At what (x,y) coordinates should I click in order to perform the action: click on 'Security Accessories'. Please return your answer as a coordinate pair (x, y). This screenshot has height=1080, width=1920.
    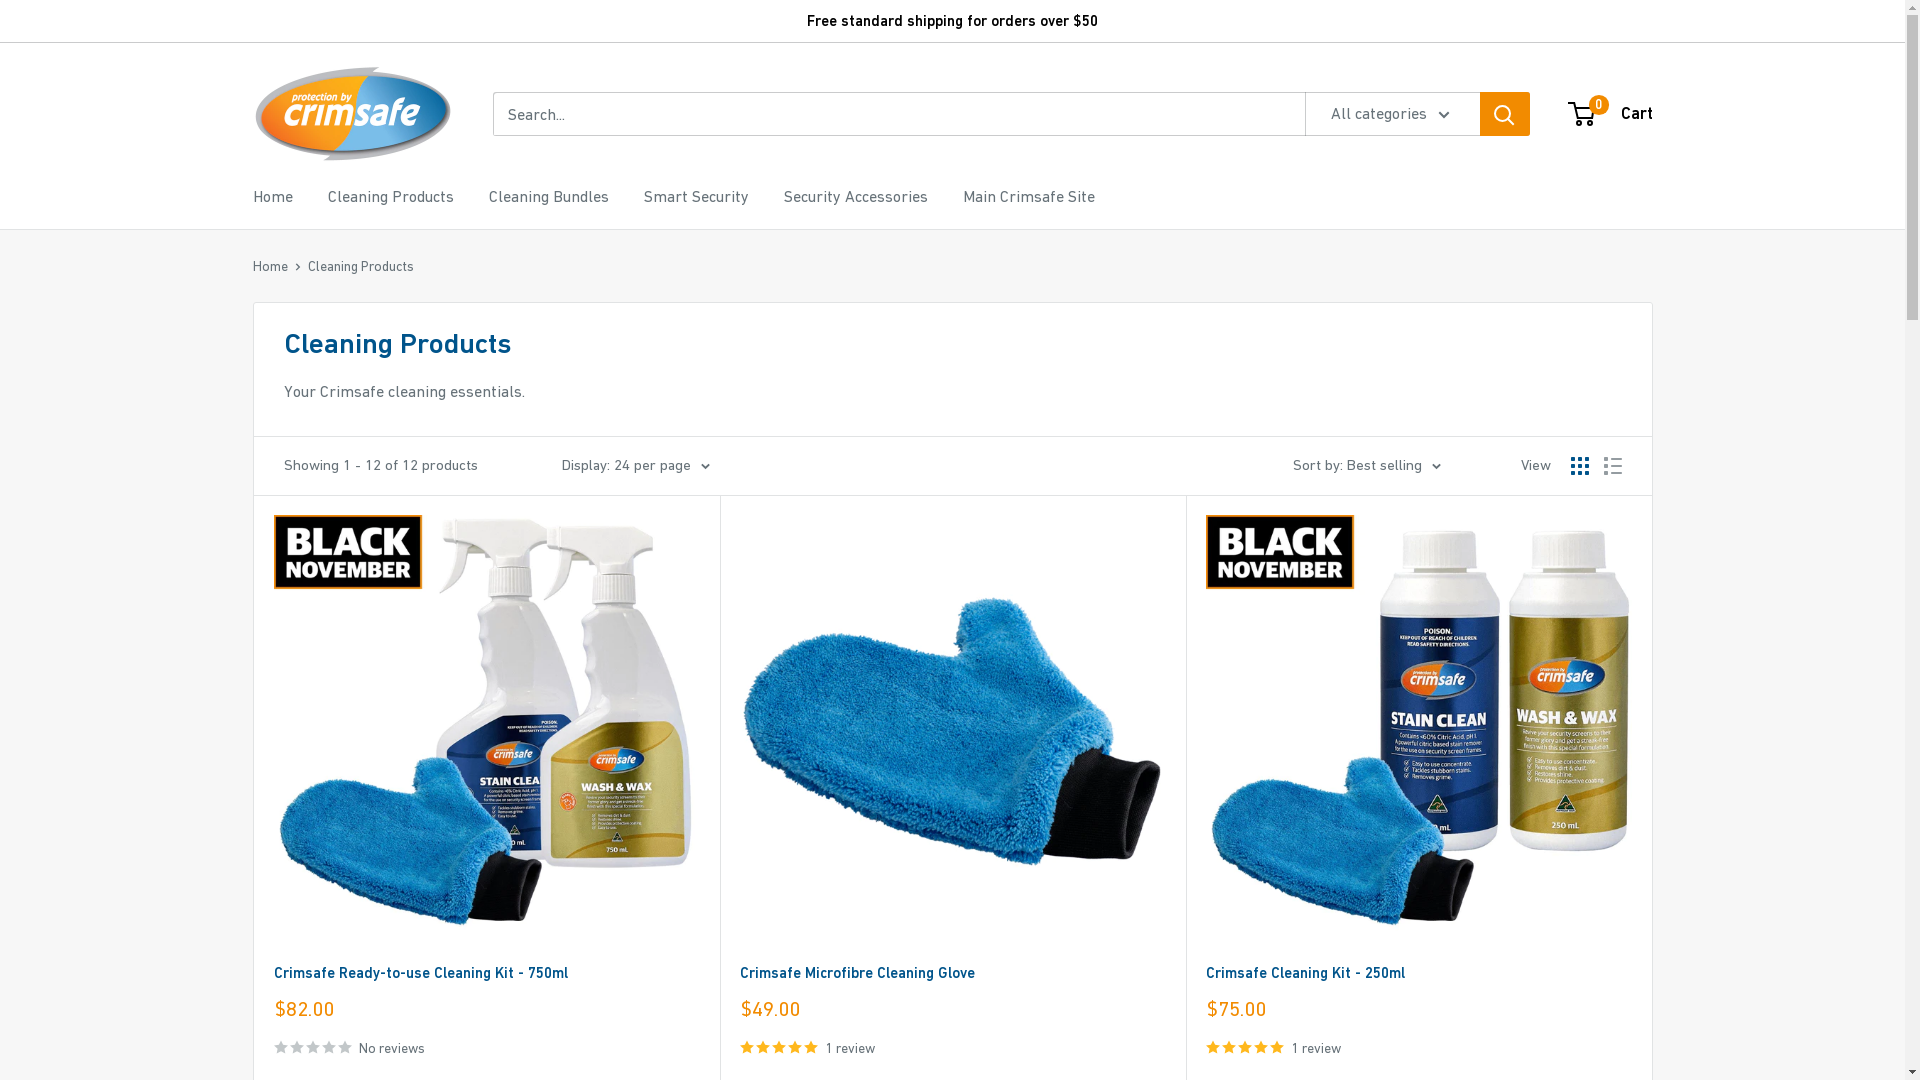
    Looking at the image, I should click on (855, 196).